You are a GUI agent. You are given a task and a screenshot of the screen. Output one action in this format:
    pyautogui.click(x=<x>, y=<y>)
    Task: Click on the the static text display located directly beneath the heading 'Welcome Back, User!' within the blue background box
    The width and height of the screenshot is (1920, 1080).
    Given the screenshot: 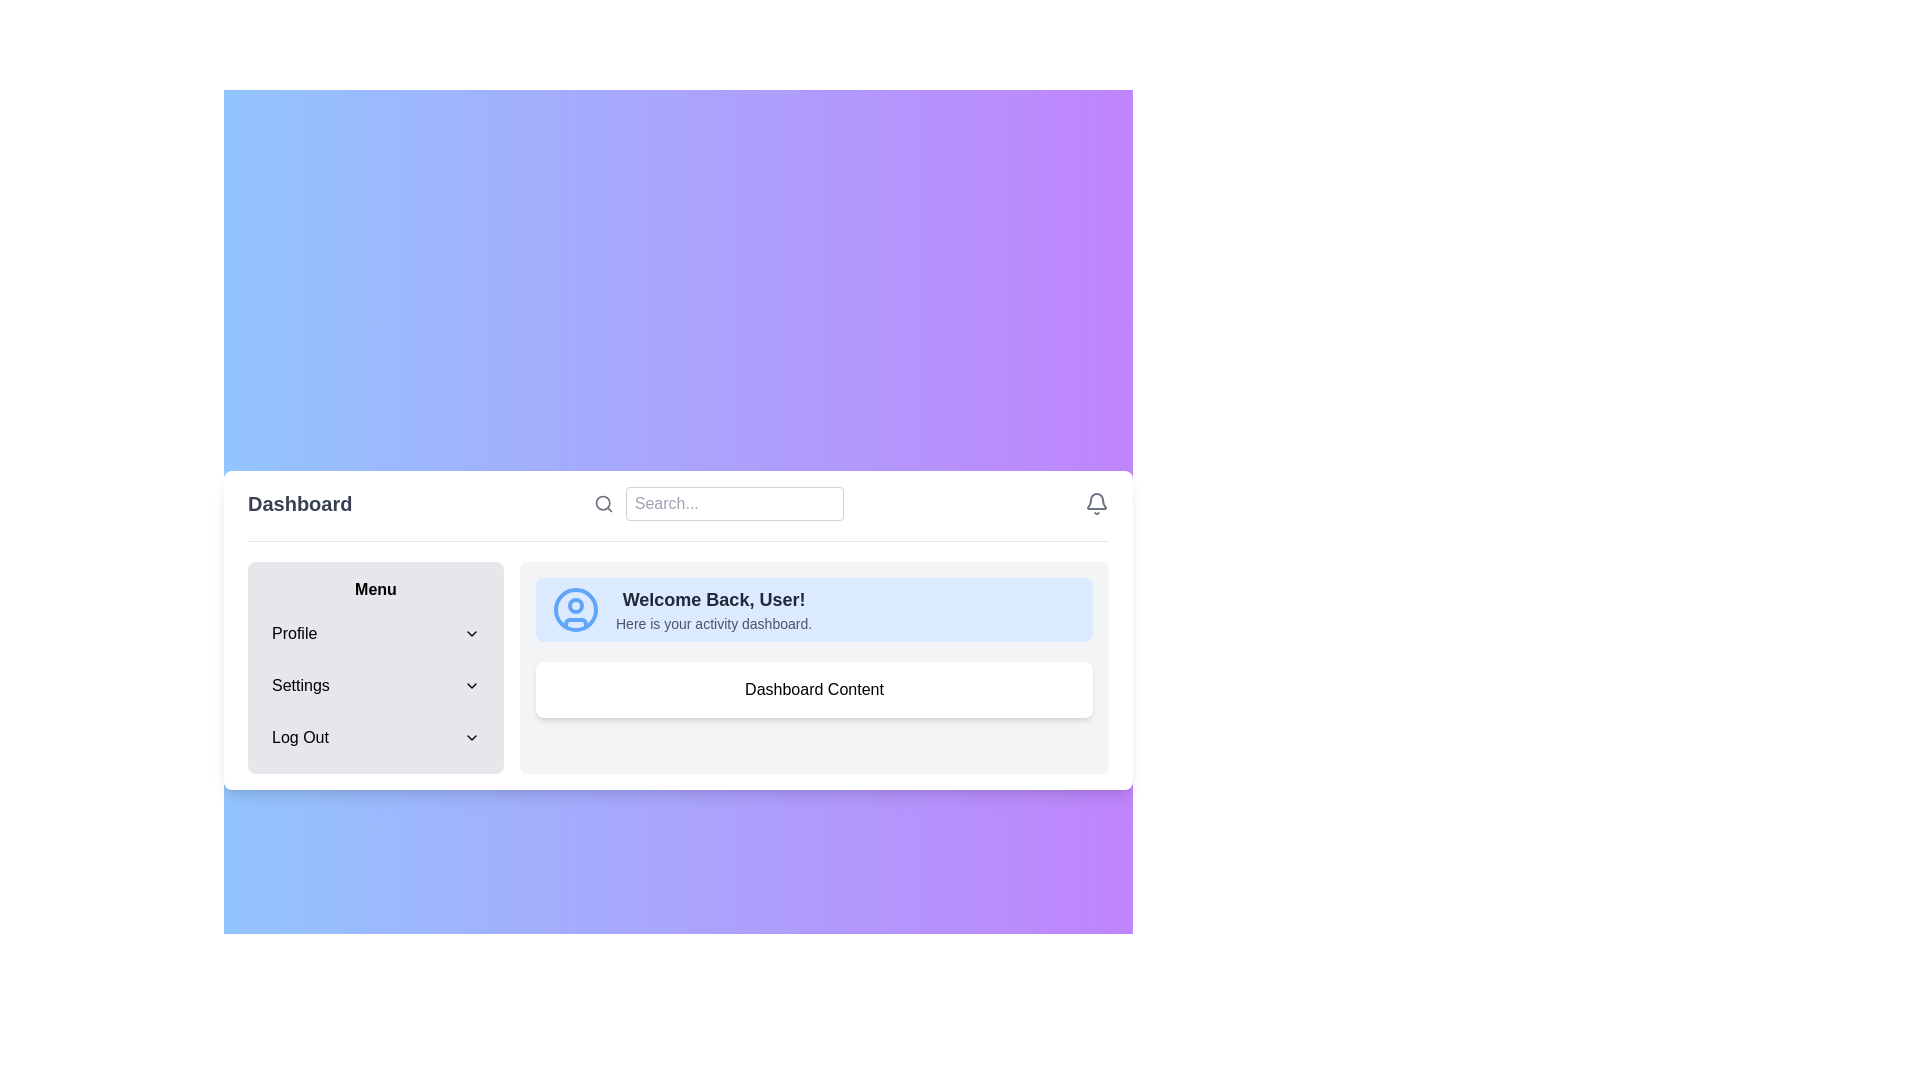 What is the action you would take?
    pyautogui.click(x=714, y=622)
    